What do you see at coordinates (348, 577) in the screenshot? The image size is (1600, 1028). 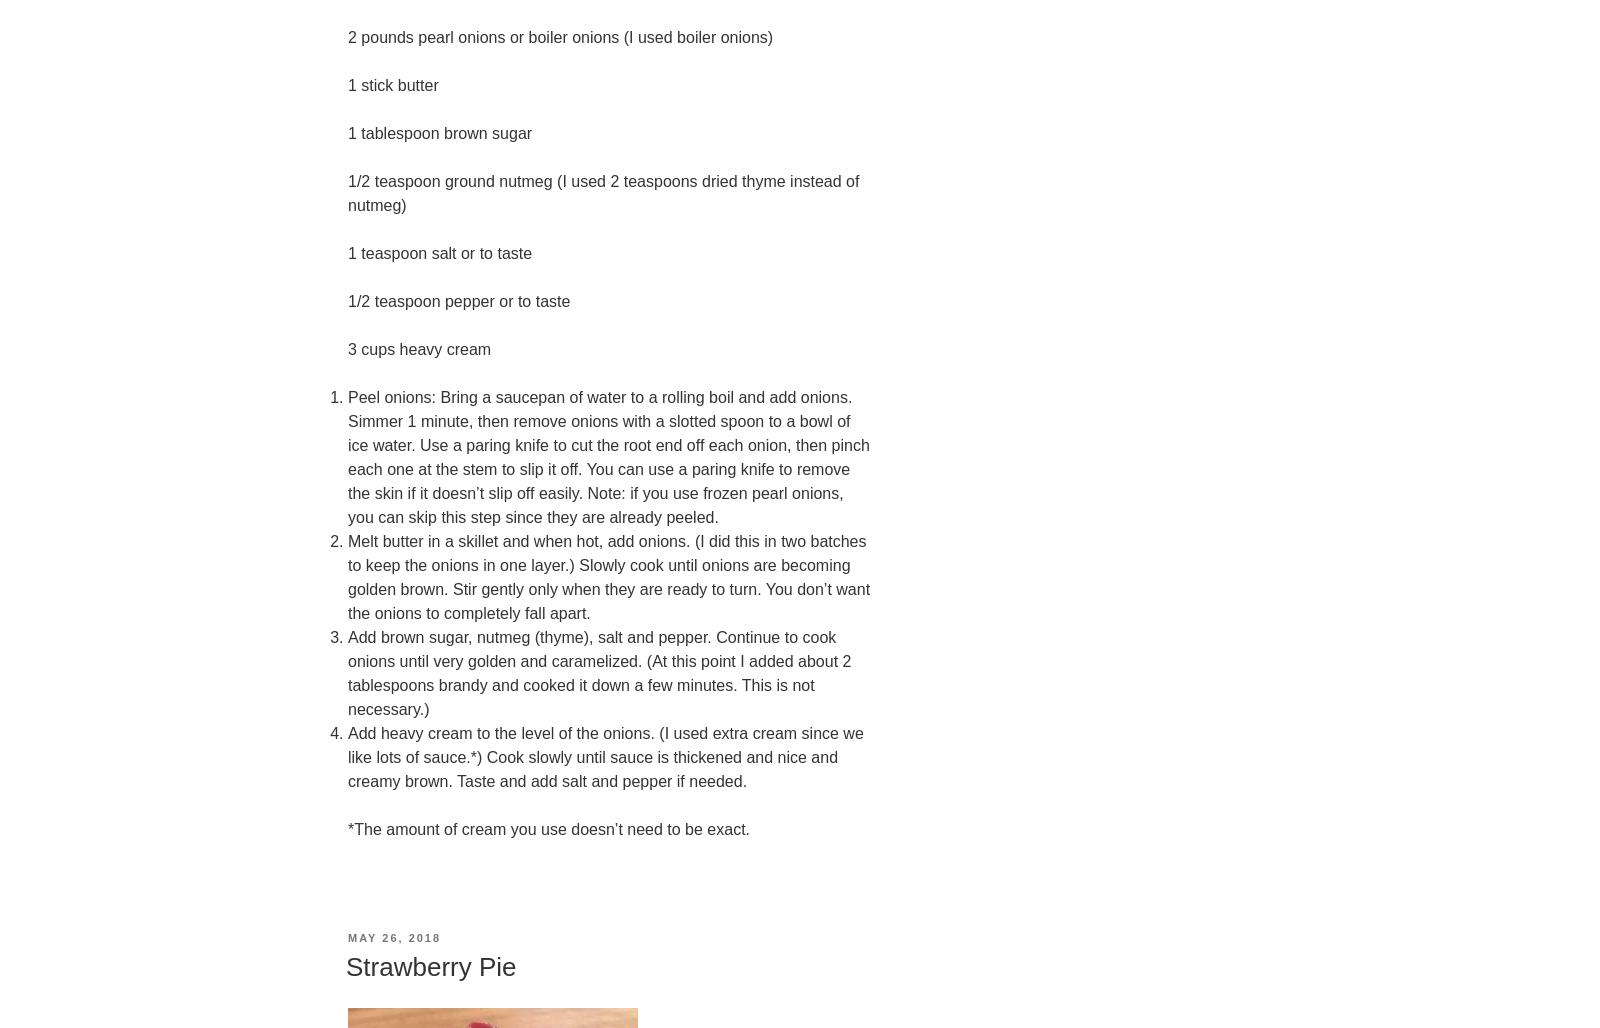 I see `'Melt butter in a skillet and when hot, add onions. (I did this in two batches to keep the onions in one layer.) Slowly cook until onions are becoming golden brown. Stir gently only when they are ready to turn. You don’t want the onions to completely fall apart.'` at bounding box center [348, 577].